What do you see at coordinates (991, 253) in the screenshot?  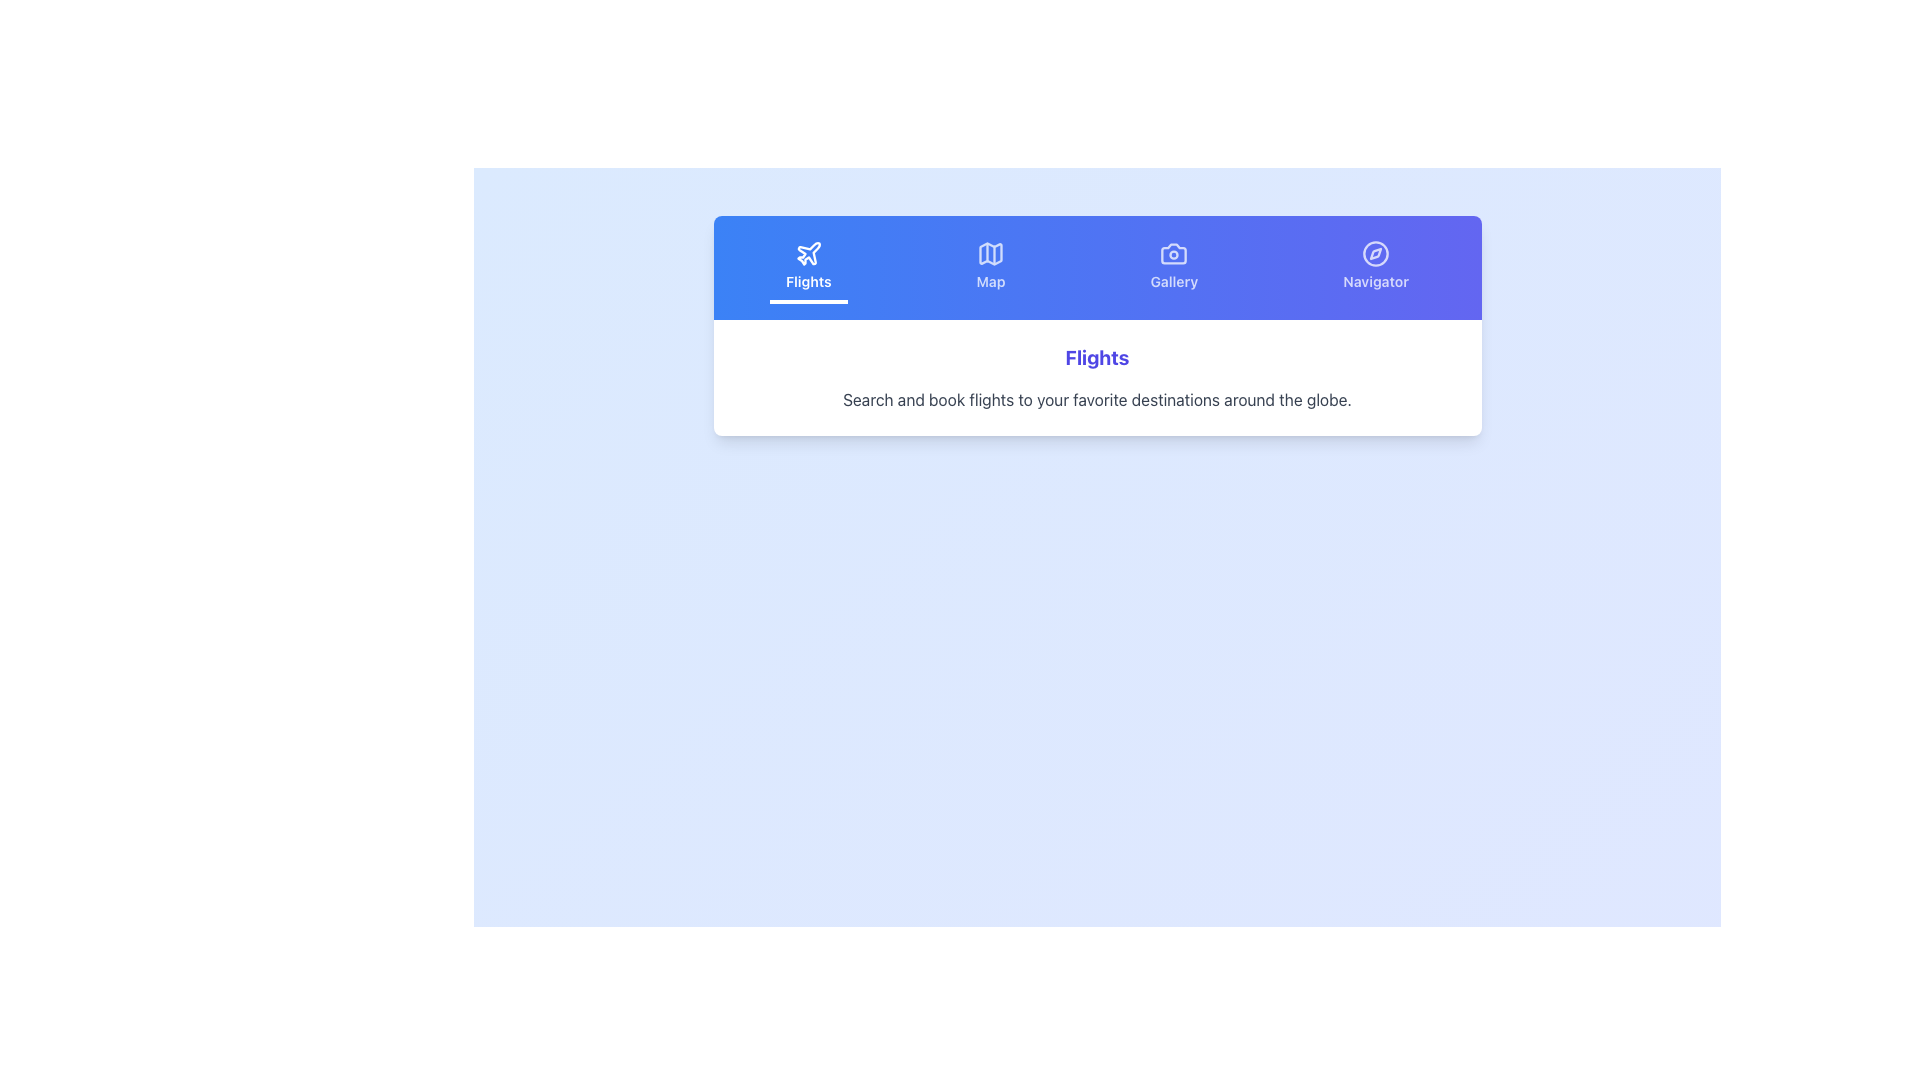 I see `the map icon in the horizontal navigation bar` at bounding box center [991, 253].